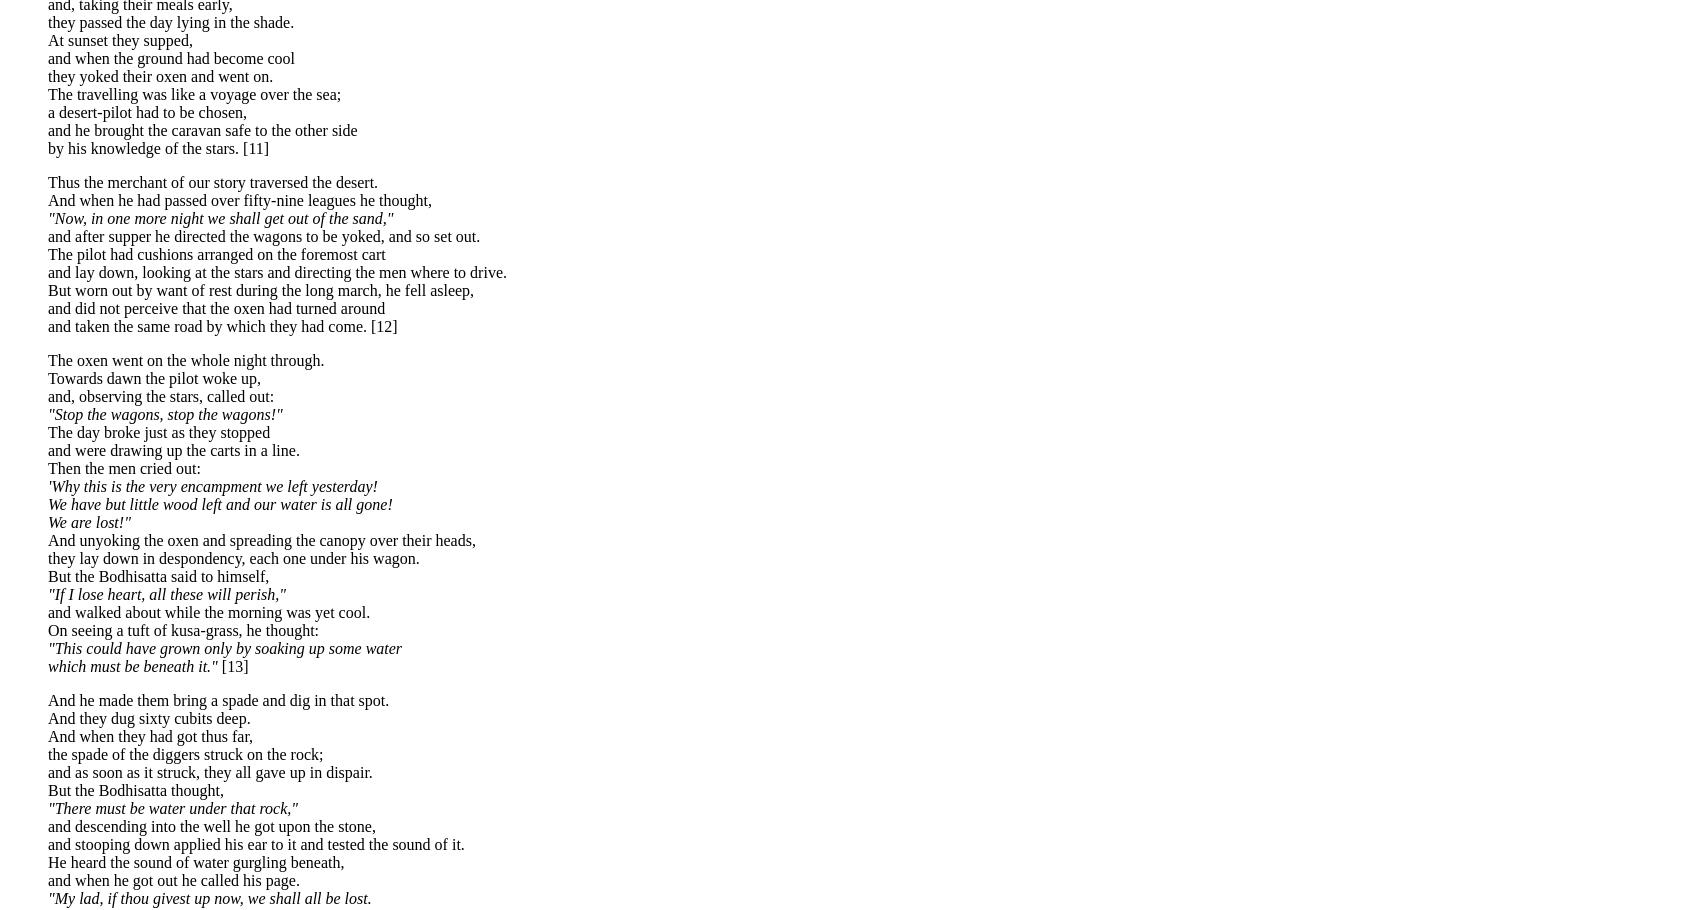 This screenshot has width=1700, height=910. What do you see at coordinates (172, 879) in the screenshot?
I see `'and when he got  out  he called  his page.'` at bounding box center [172, 879].